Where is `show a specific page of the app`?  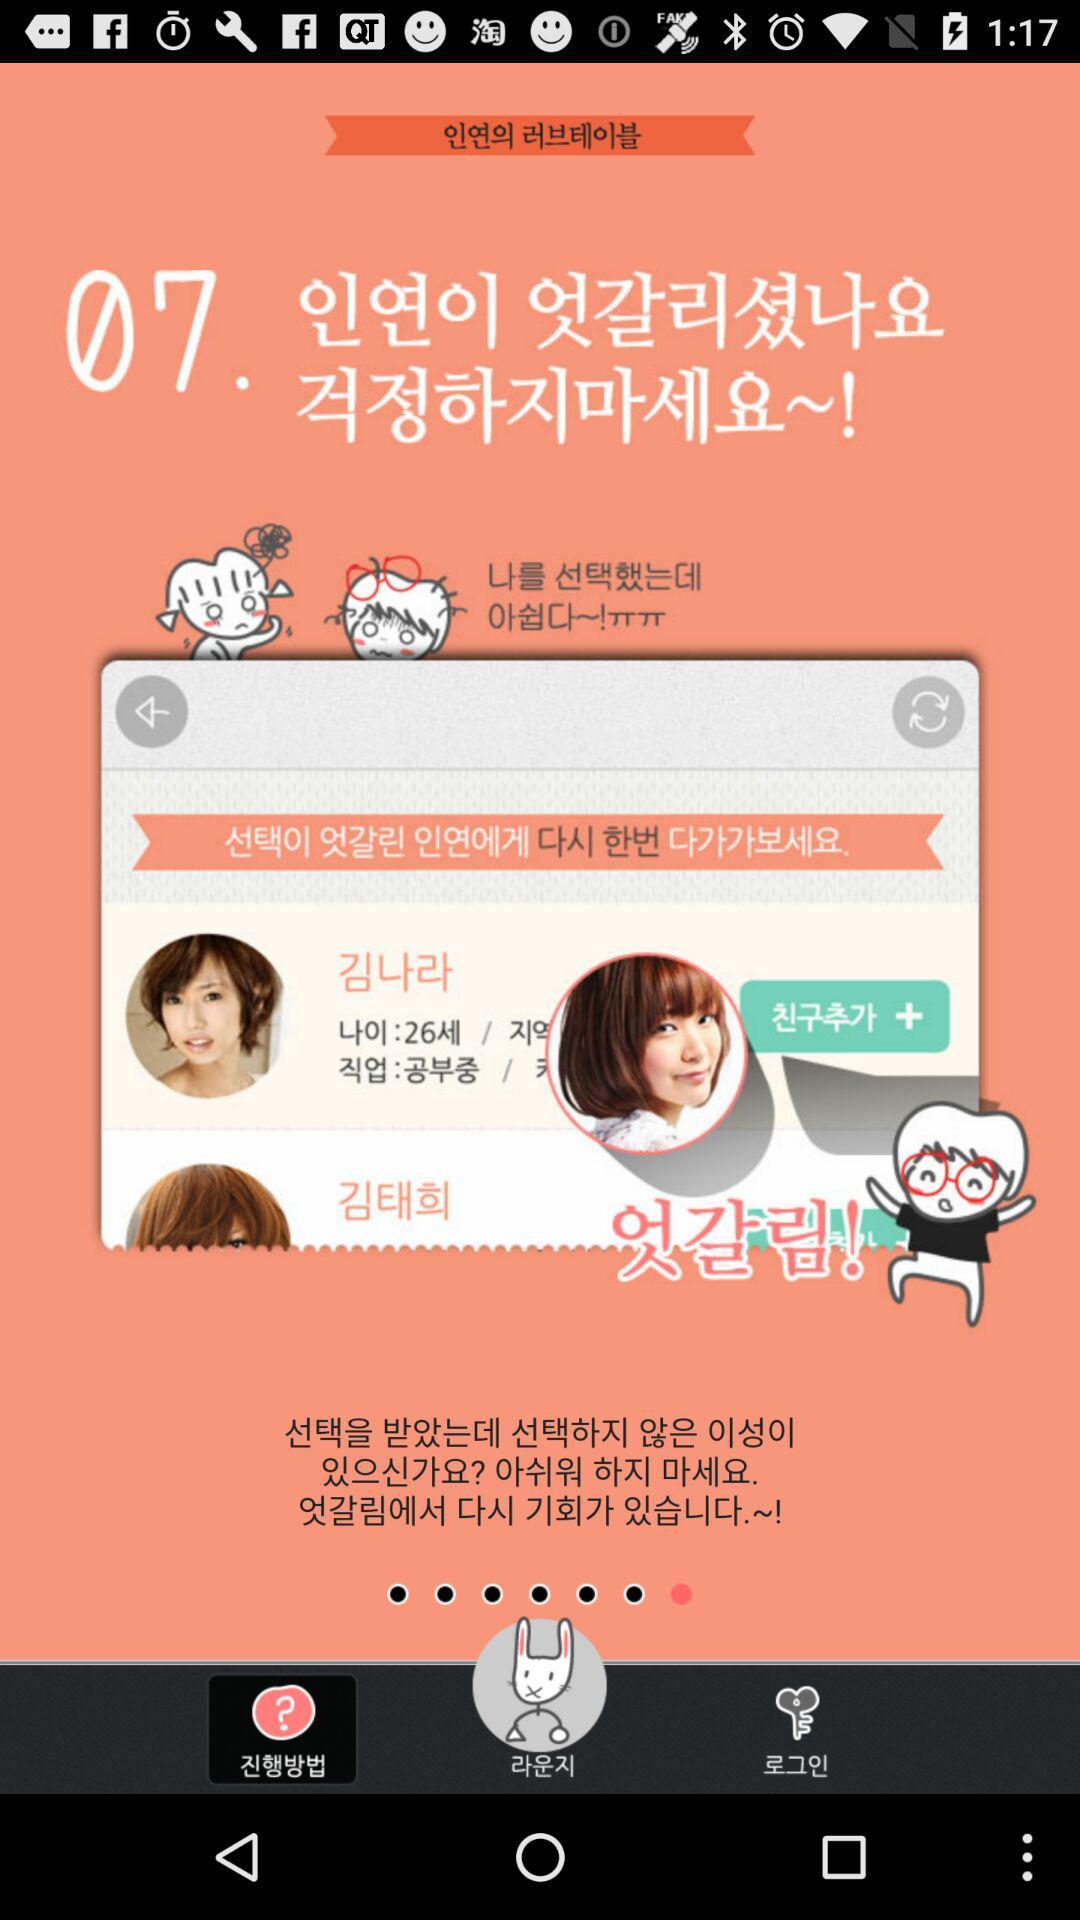
show a specific page of the app is located at coordinates (680, 1593).